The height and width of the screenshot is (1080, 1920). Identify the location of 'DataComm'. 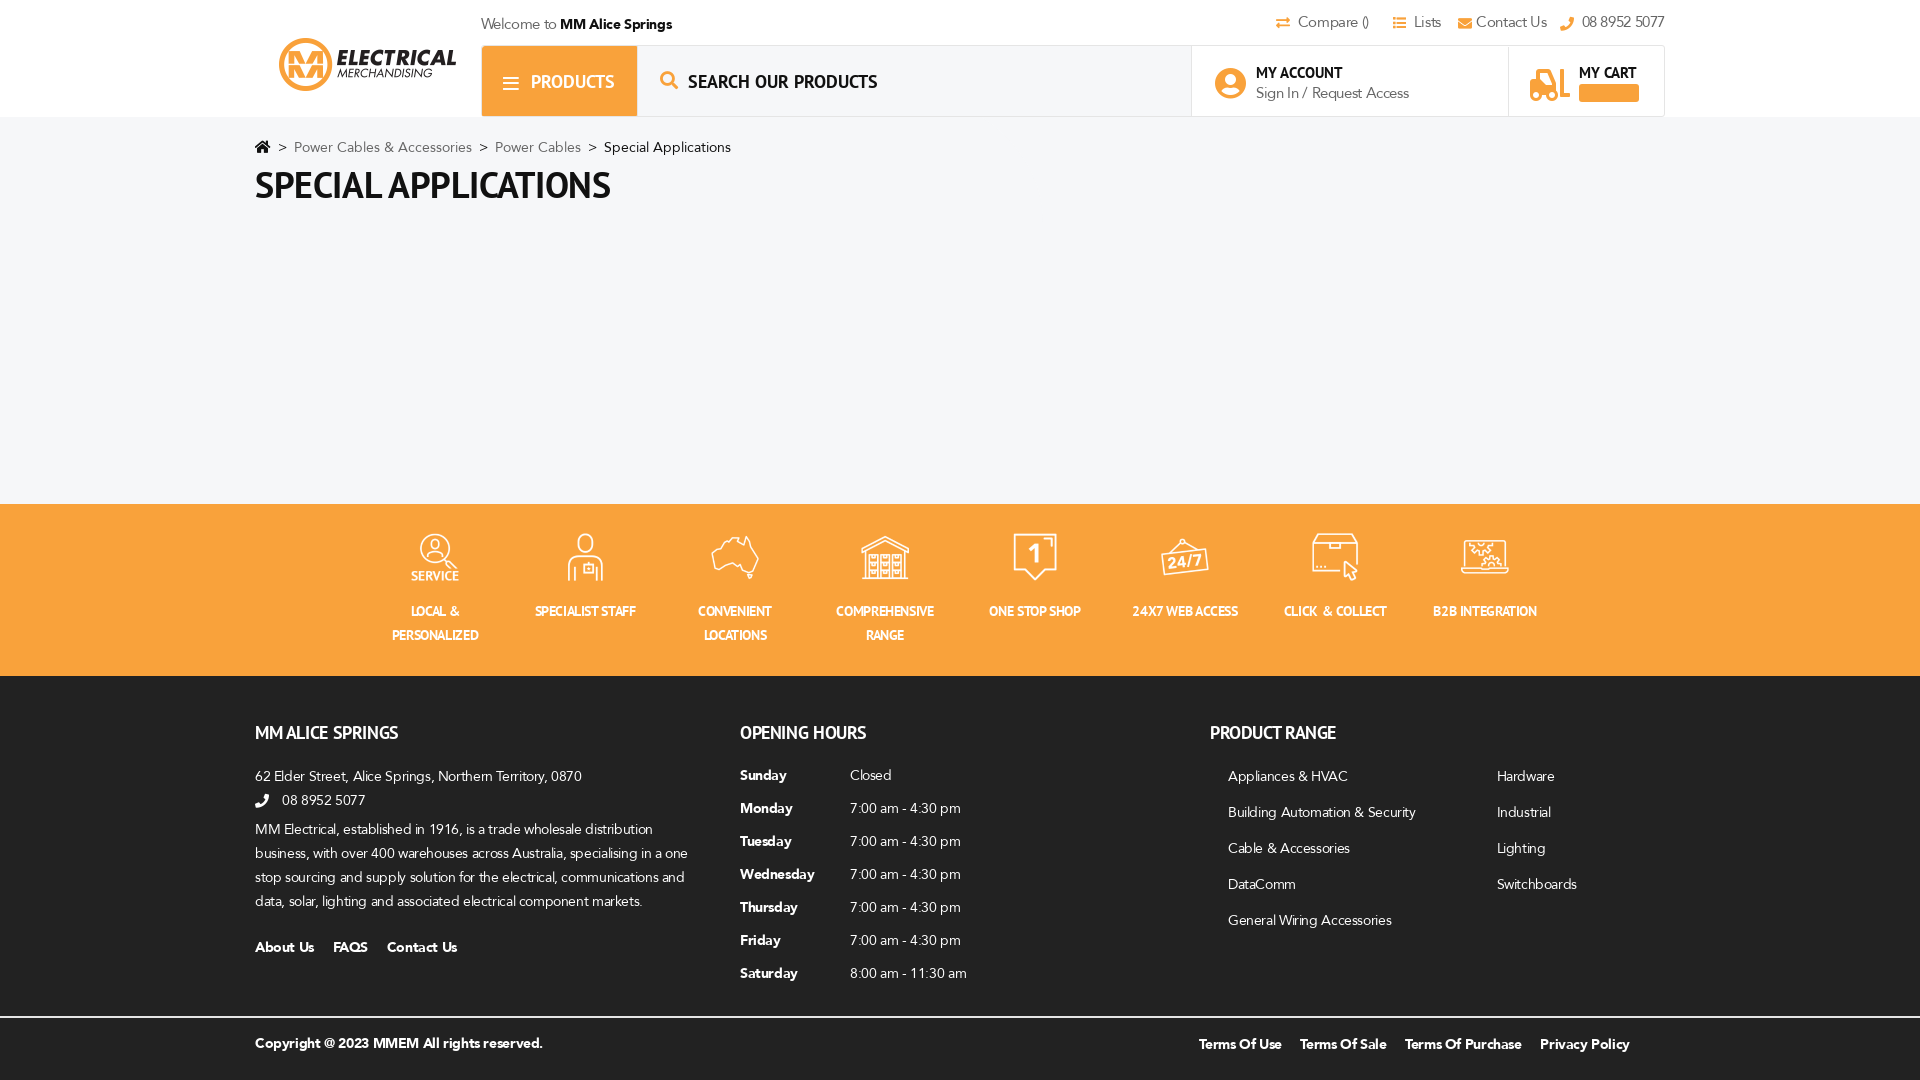
(1261, 882).